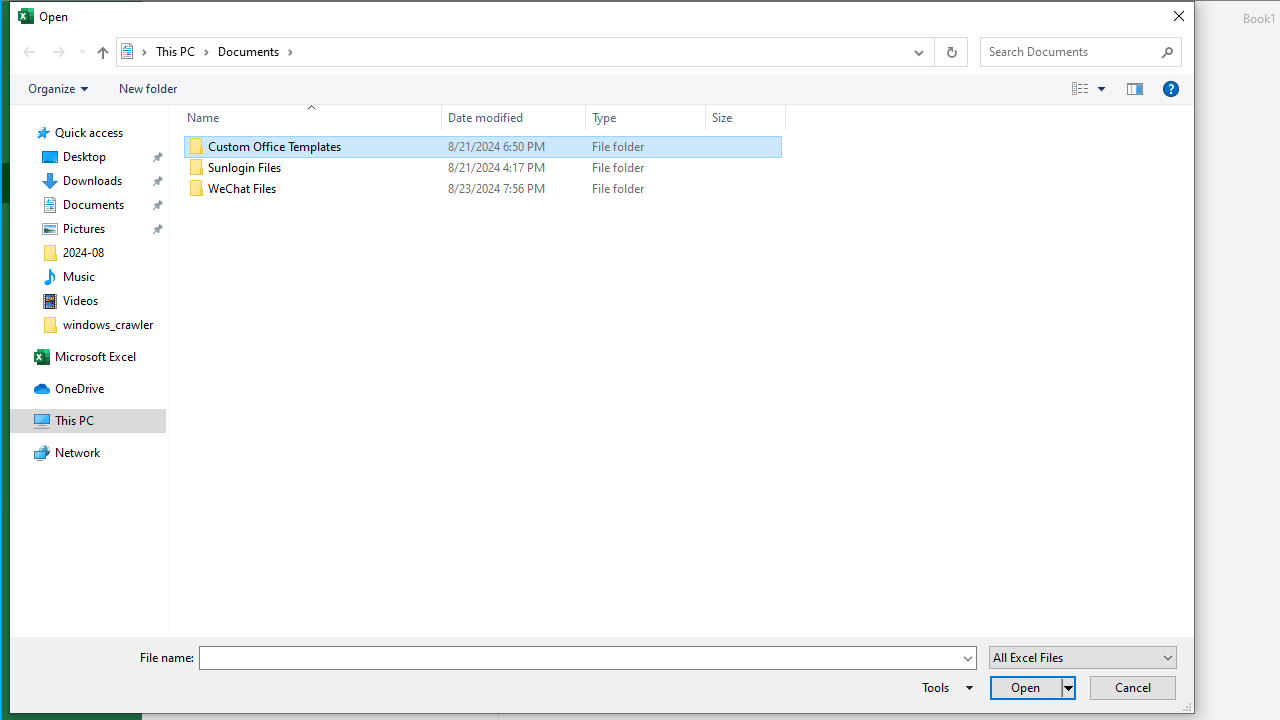 This screenshot has height=720, width=1280. Describe the element at coordinates (1135, 88) in the screenshot. I see `'Preview pane'` at that location.